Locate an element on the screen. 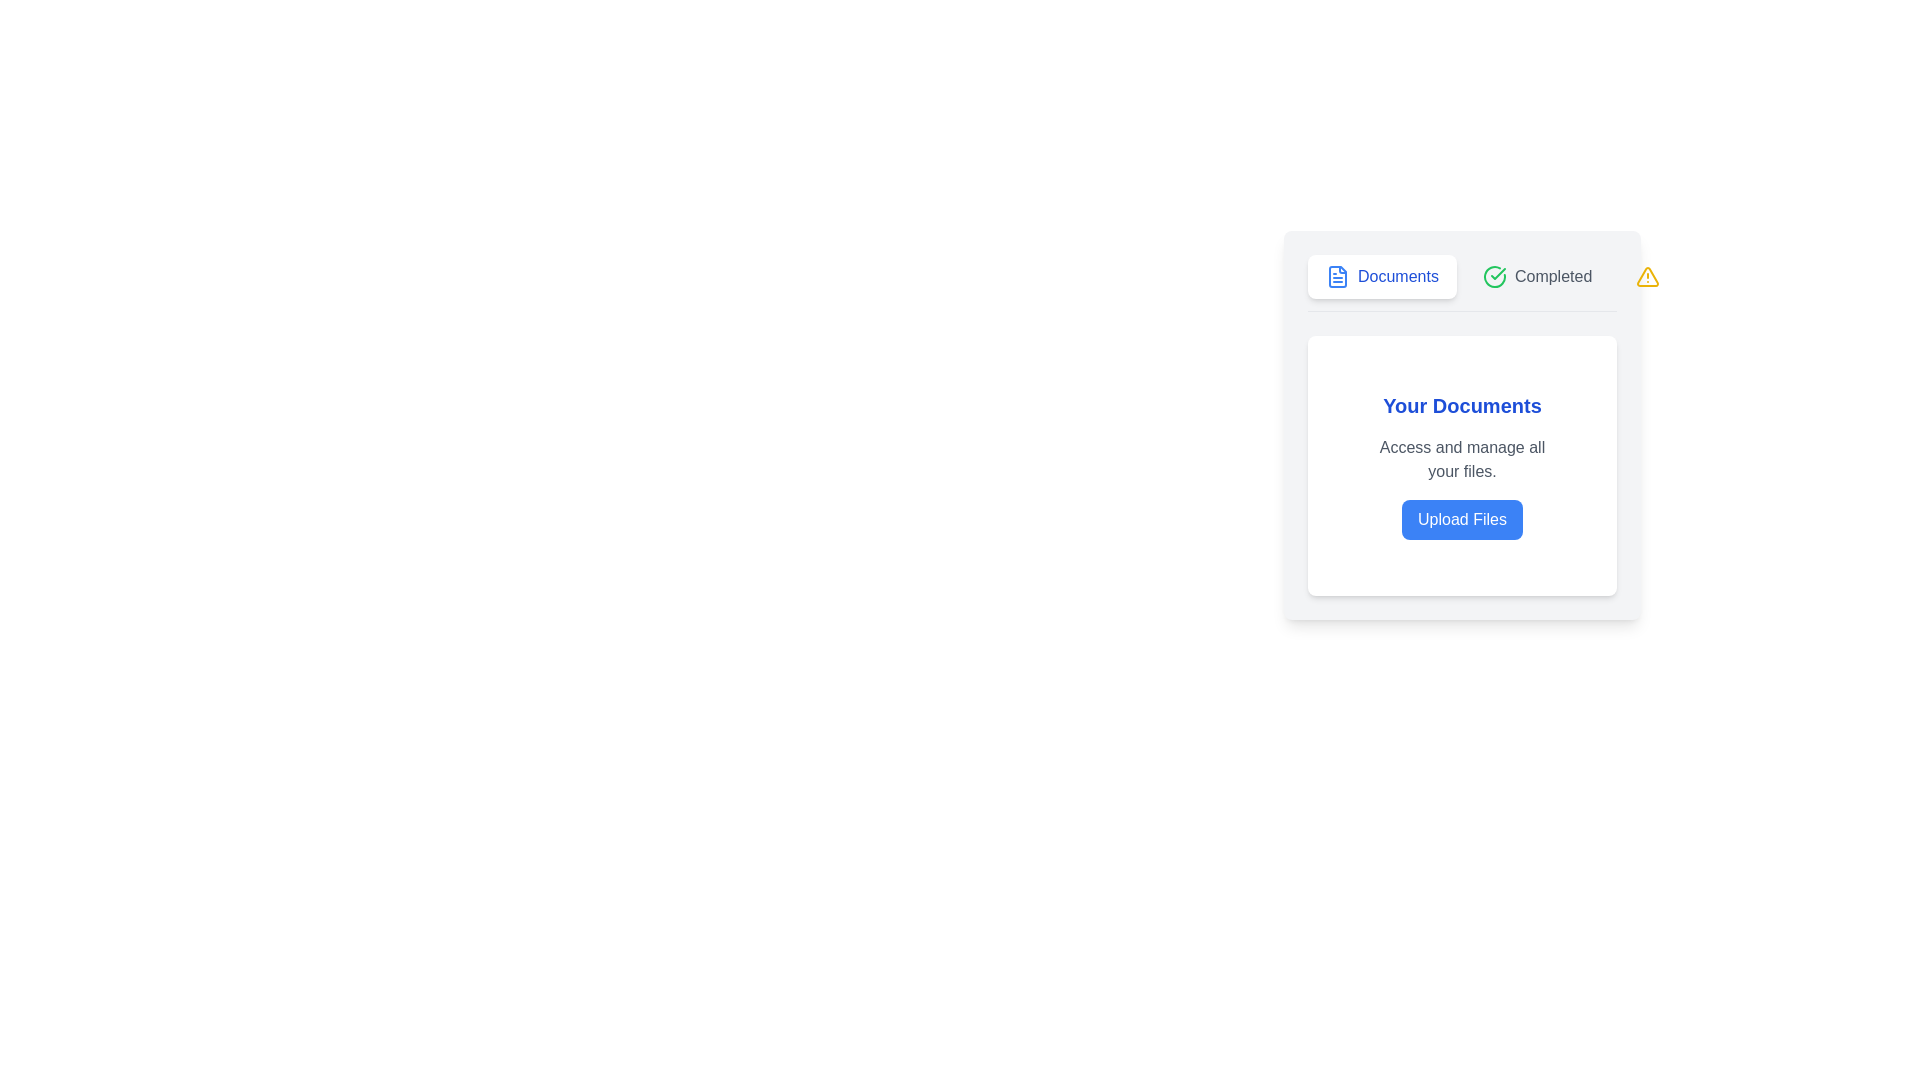  the 'Alerts' button, which is the third item in the horizontal menu bar is located at coordinates (1672, 277).